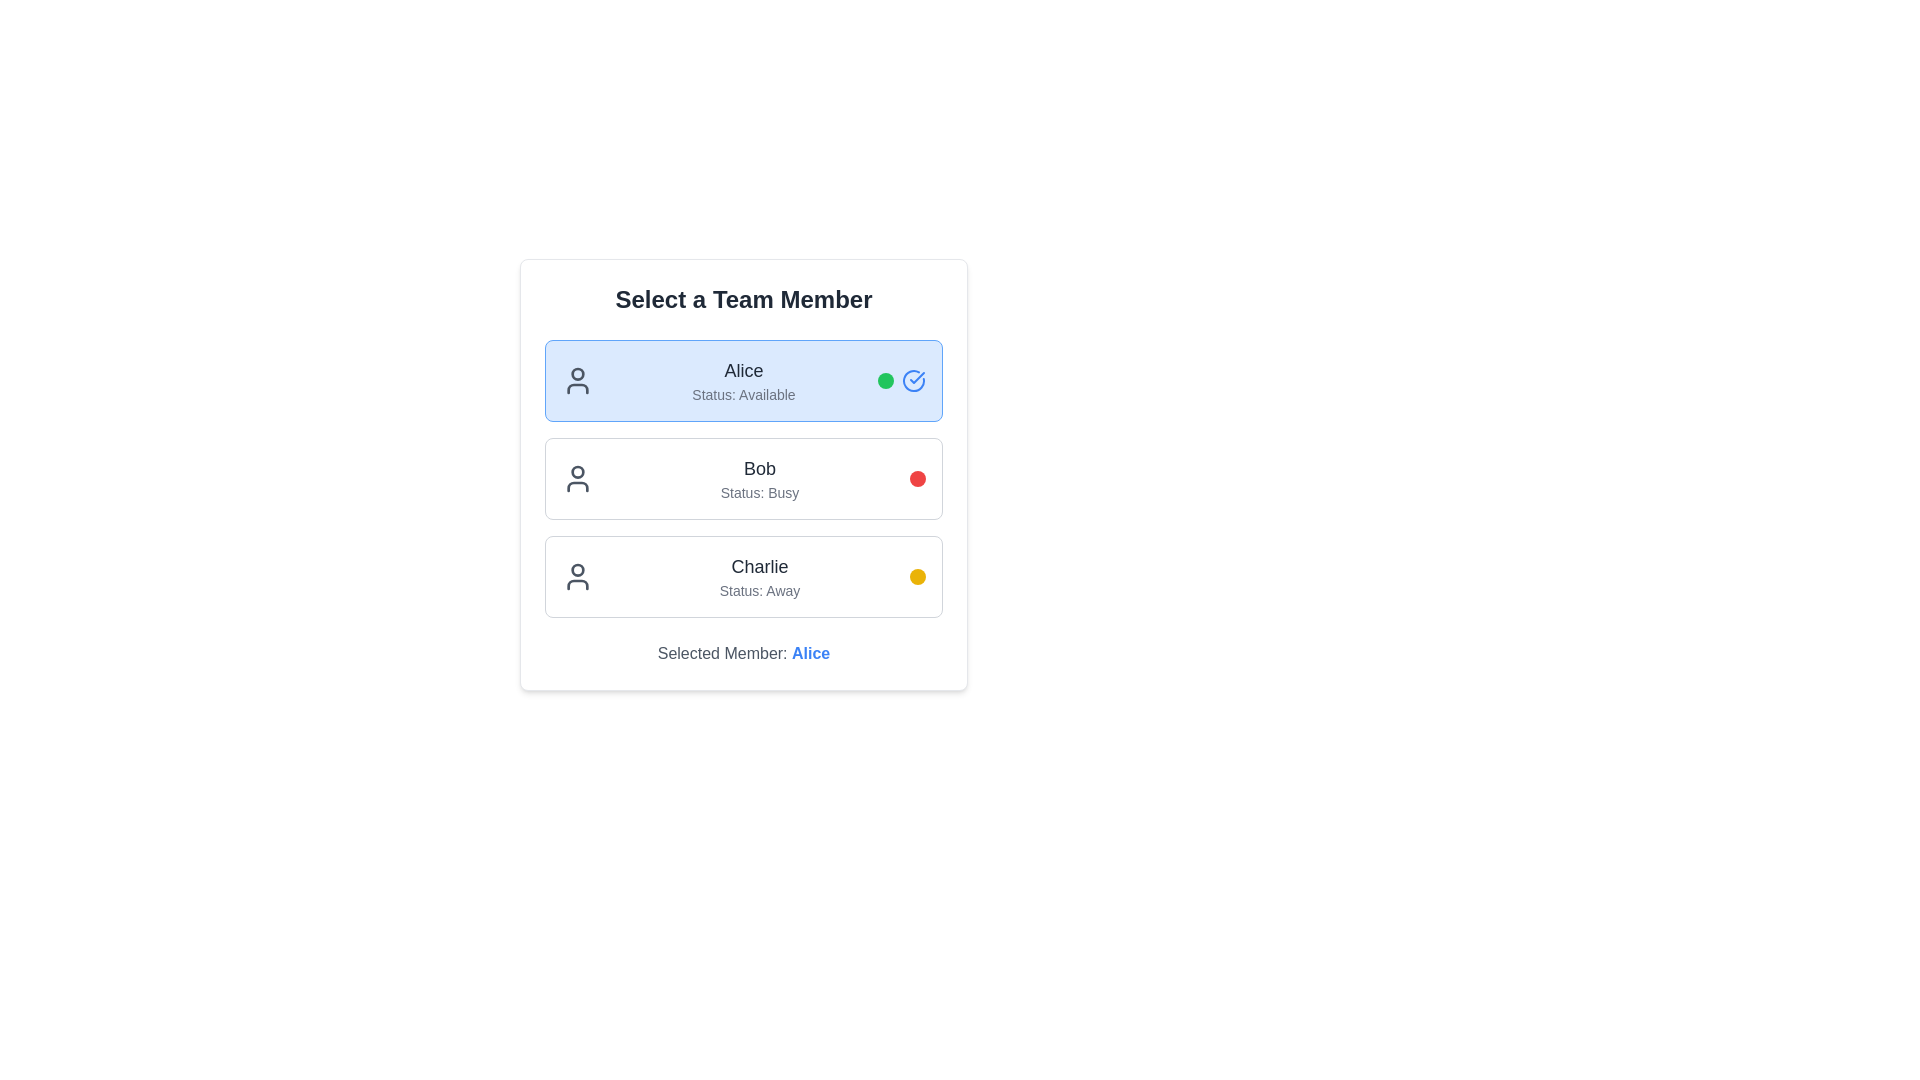  I want to click on the small yellow circular indicator positioned at the far-right edge of the 'Charlie' card, which aligns with the text 'Status: Away', so click(916, 577).